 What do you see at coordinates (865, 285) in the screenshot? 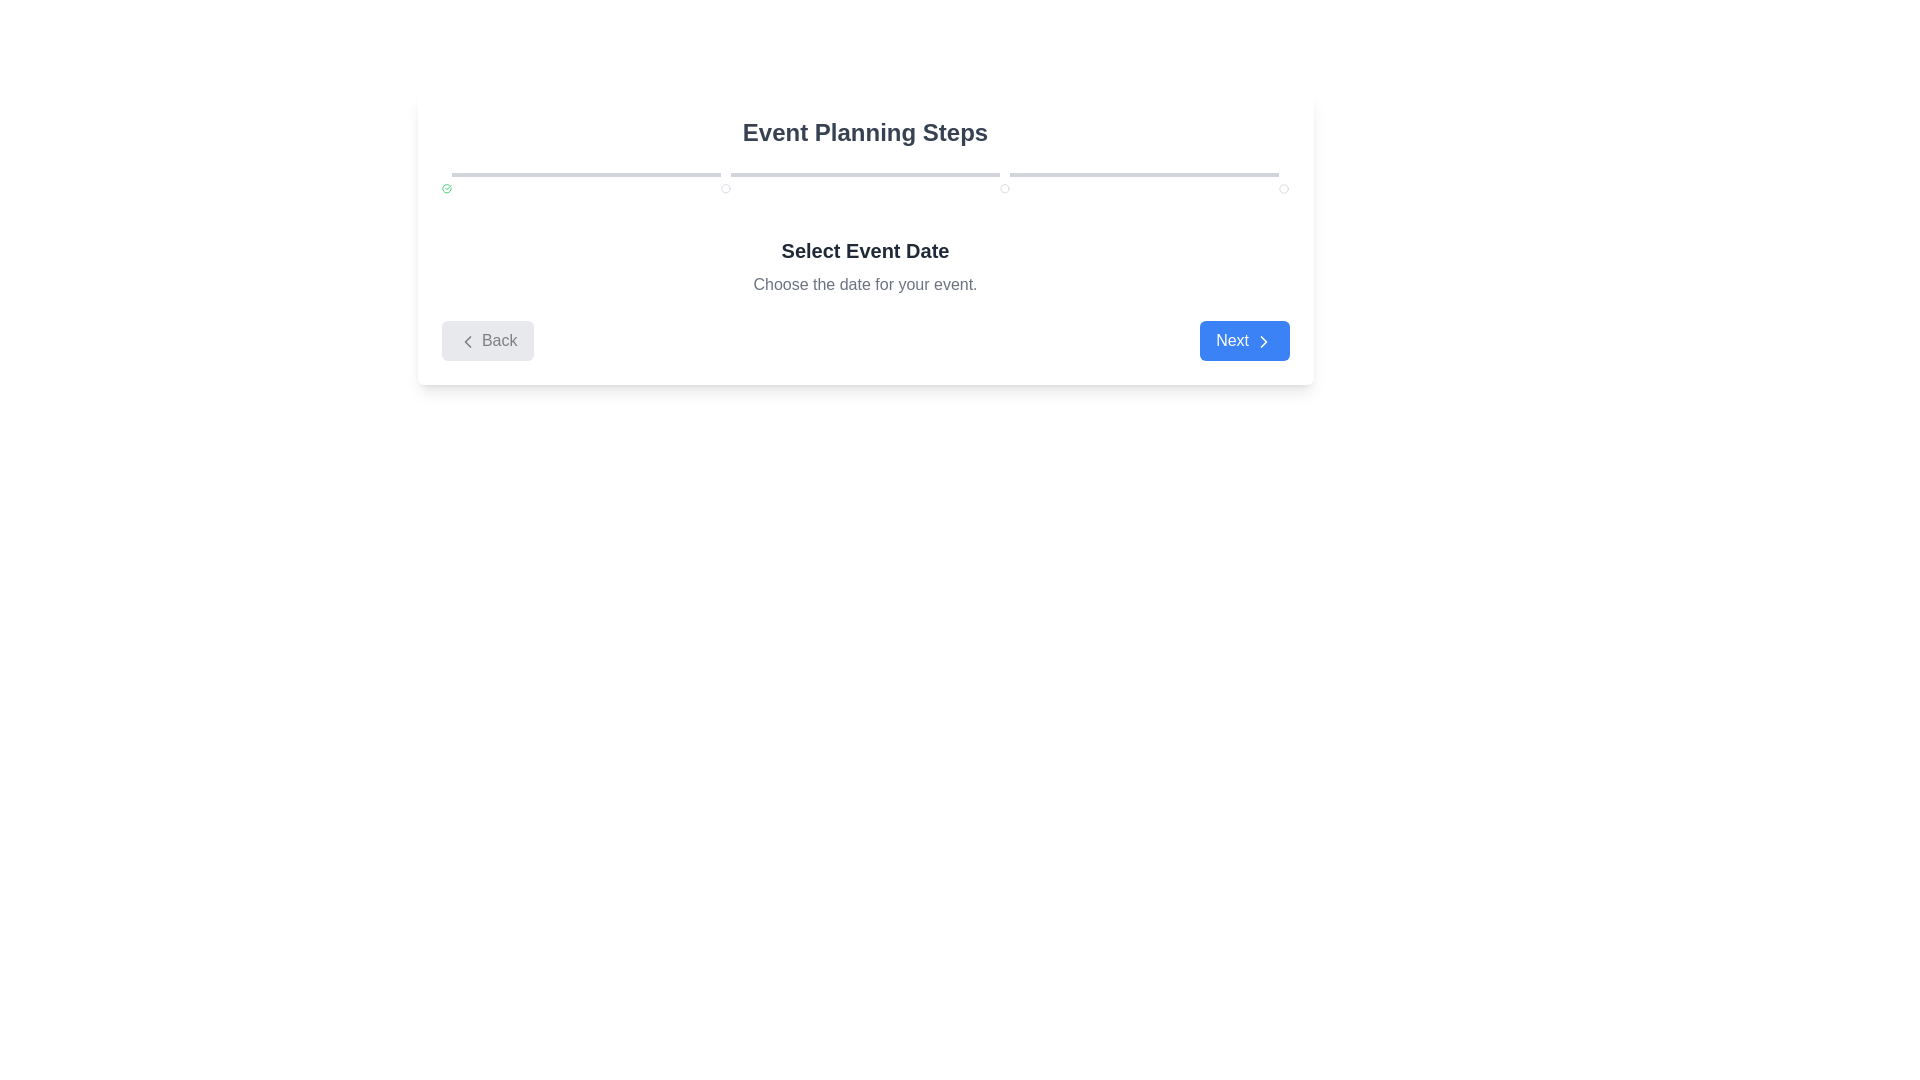
I see `the supplementary descriptive Text label that instructs the user on selecting a date for an event, positioned below the header 'Select Event Date.'` at bounding box center [865, 285].